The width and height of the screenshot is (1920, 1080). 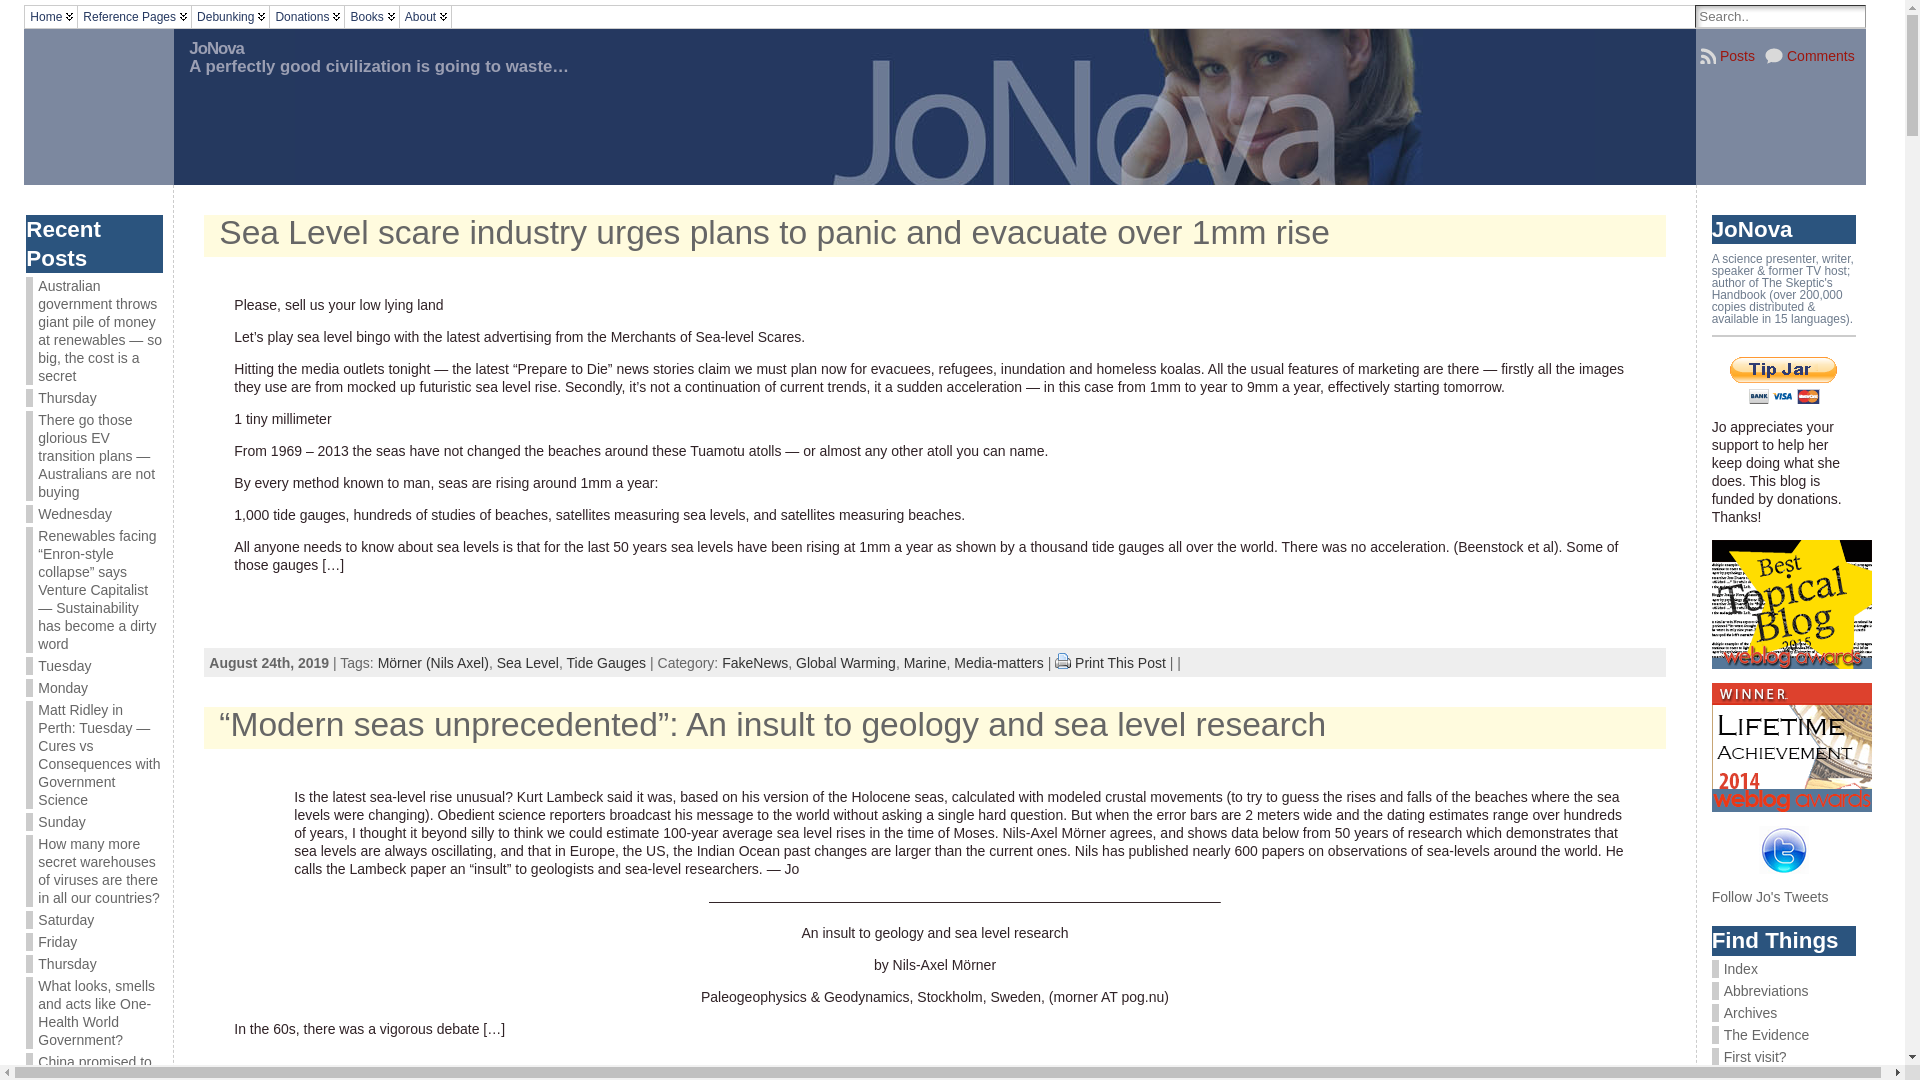 What do you see at coordinates (528, 663) in the screenshot?
I see `'Sea Level'` at bounding box center [528, 663].